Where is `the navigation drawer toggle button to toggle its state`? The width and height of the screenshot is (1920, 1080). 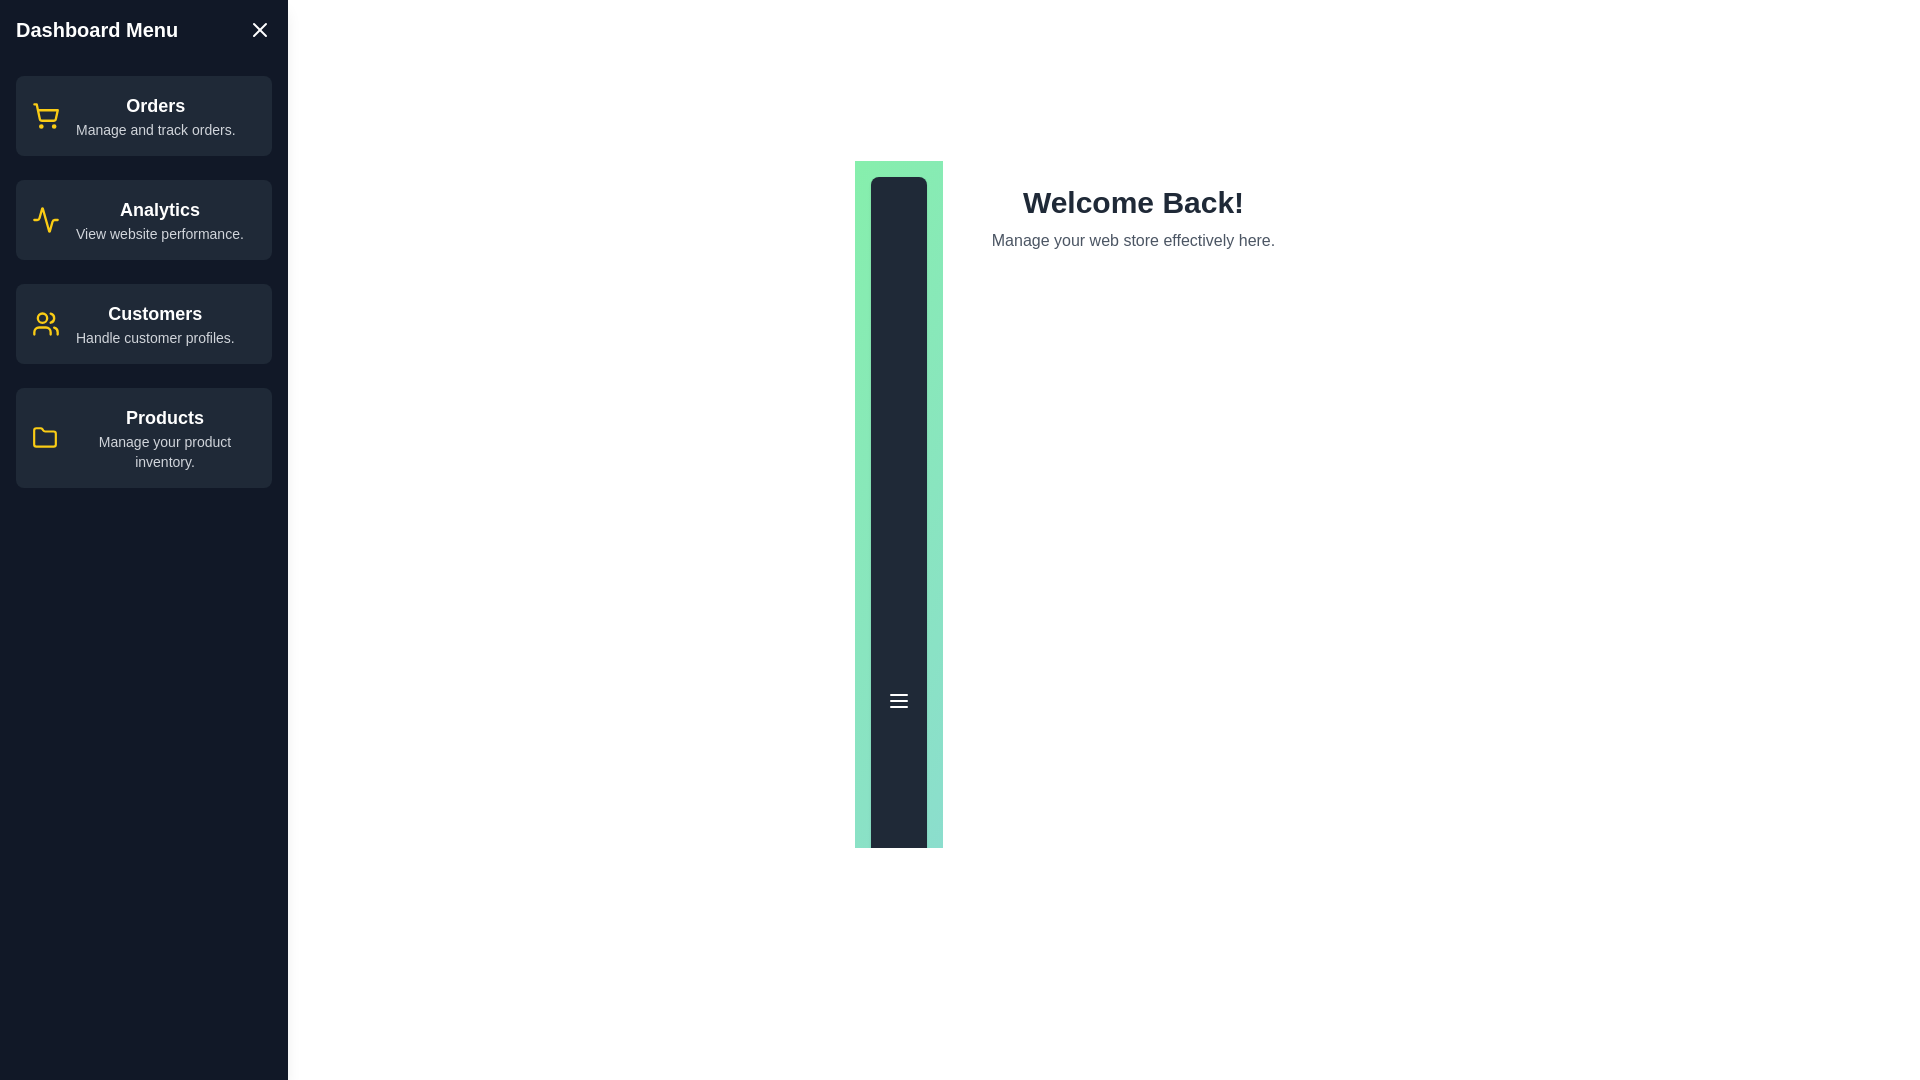 the navigation drawer toggle button to toggle its state is located at coordinates (897, 700).